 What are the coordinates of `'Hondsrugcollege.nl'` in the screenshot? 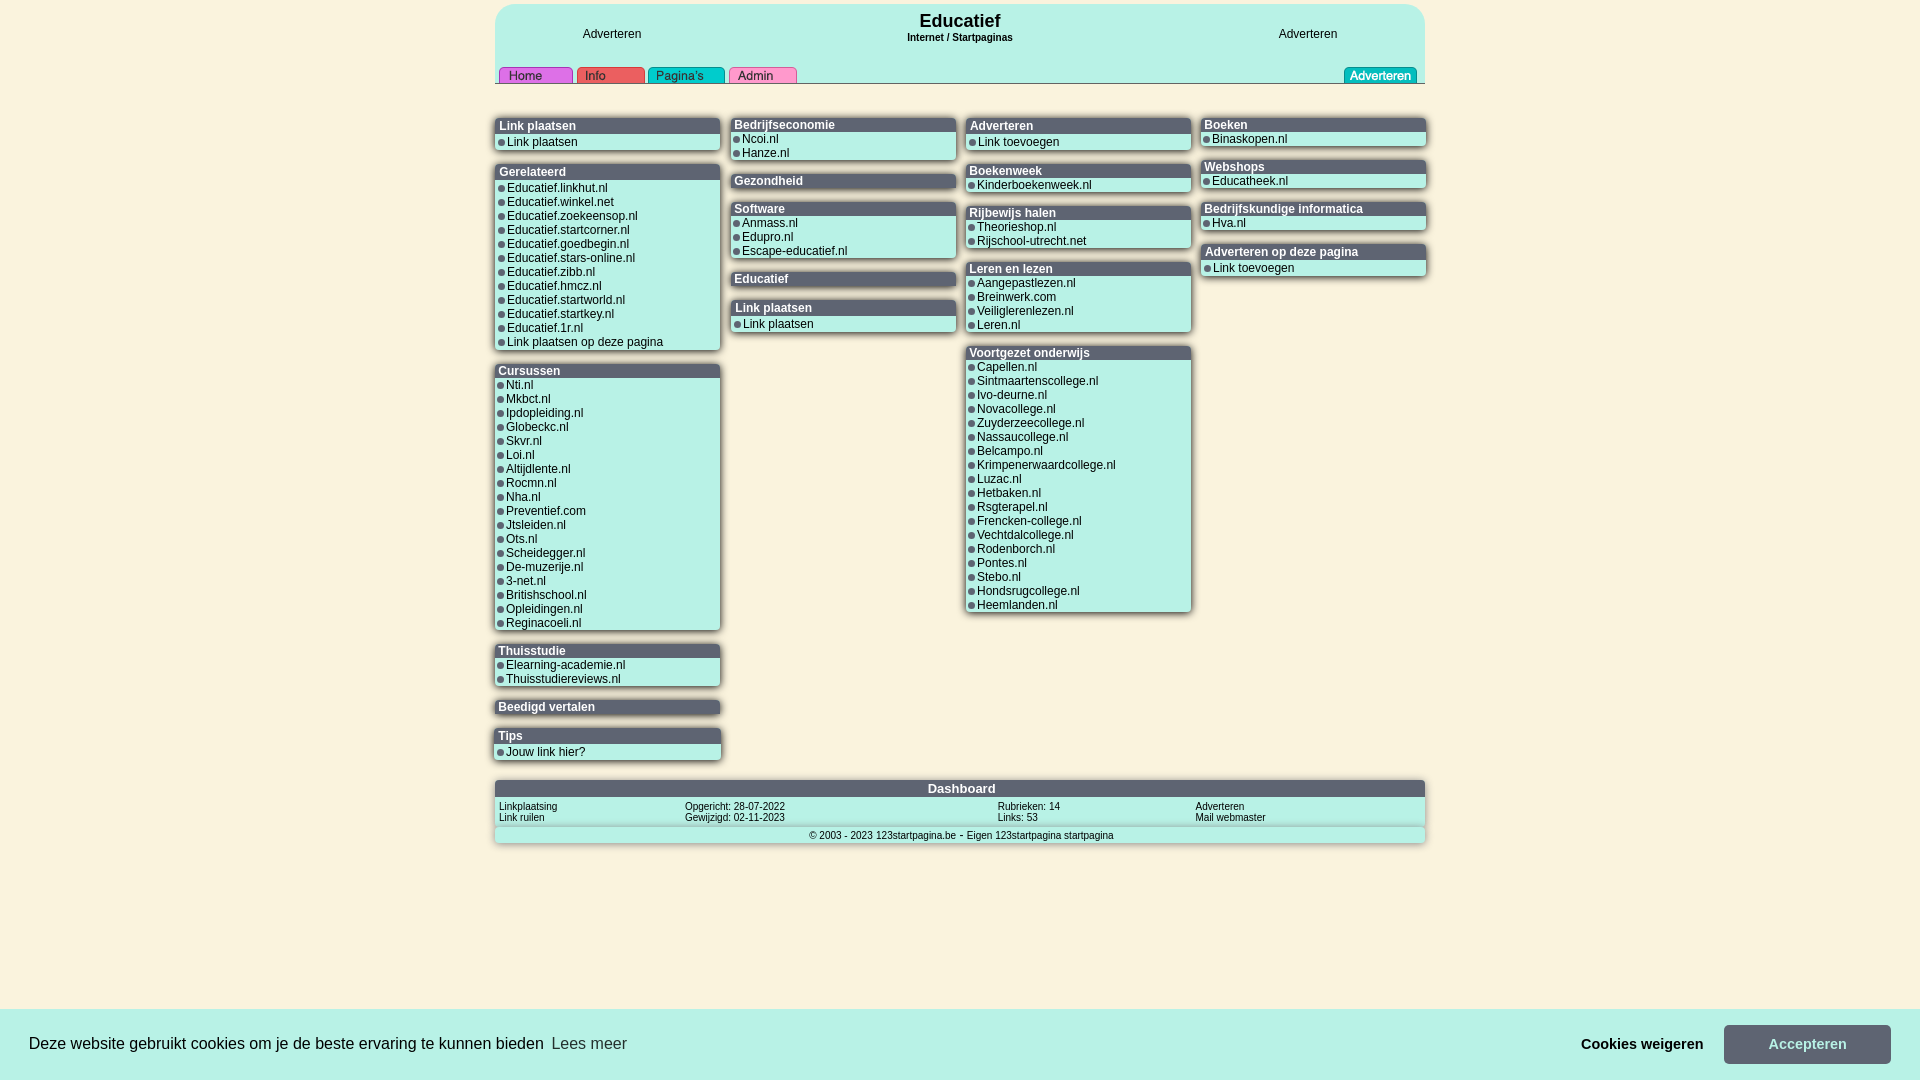 It's located at (1028, 589).